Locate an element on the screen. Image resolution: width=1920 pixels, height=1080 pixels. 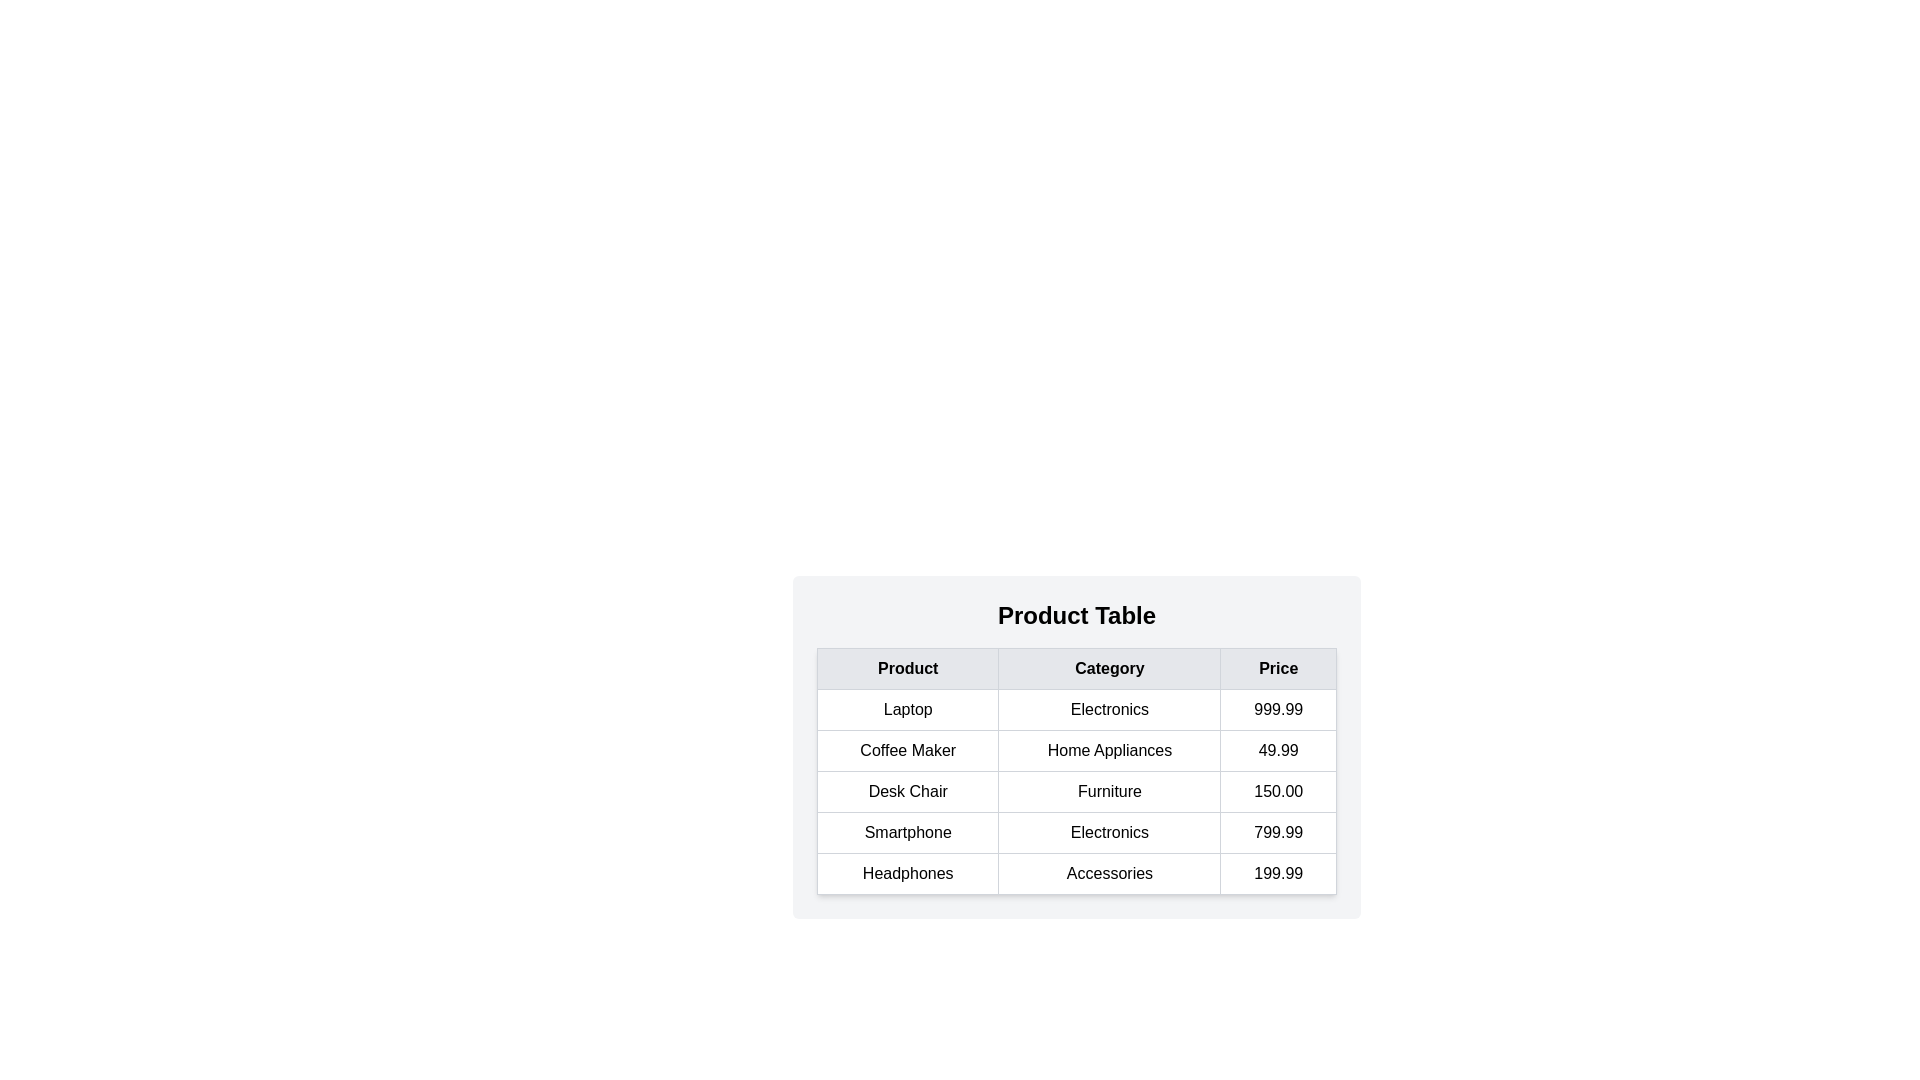
the 'Headphones' text label in the first cell of the last row under the 'Product' column in the table is located at coordinates (907, 873).